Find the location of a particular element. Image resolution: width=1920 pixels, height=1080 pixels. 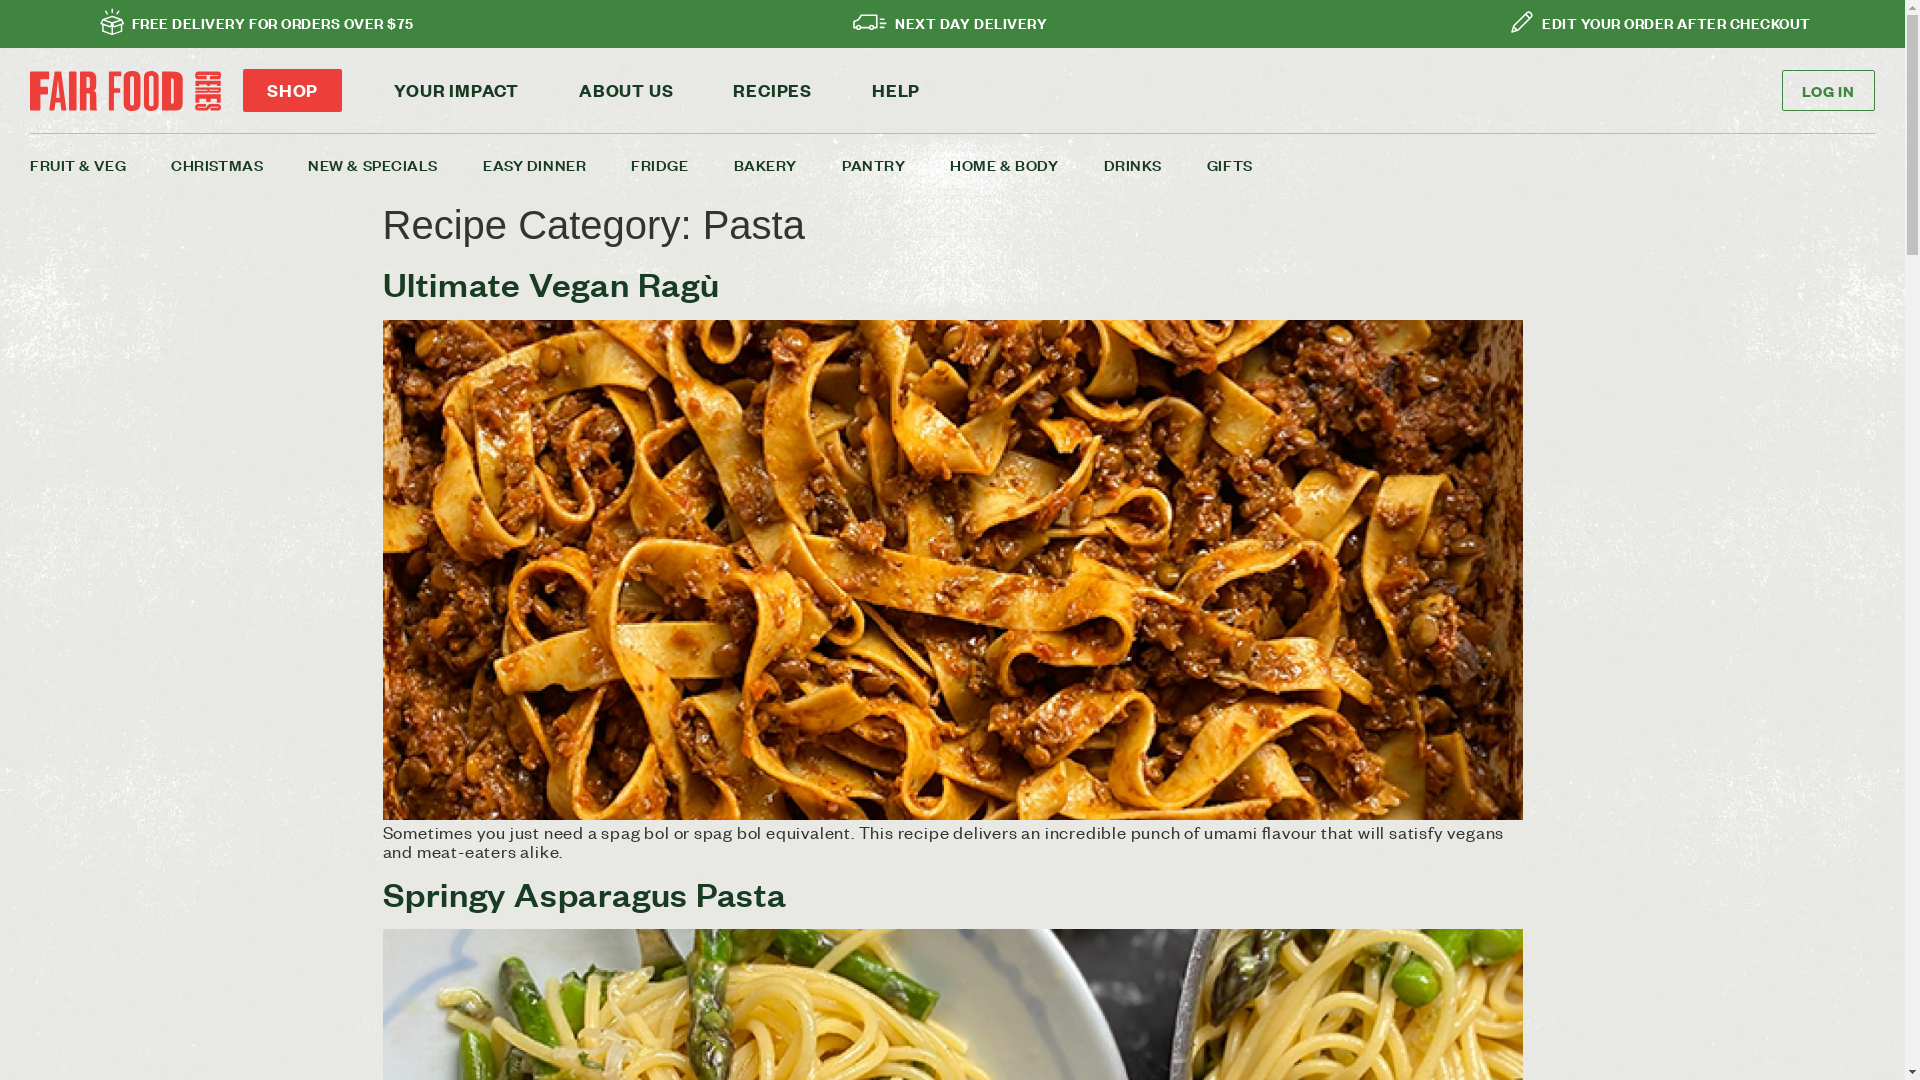

'HOME & BODY' is located at coordinates (1026, 163).